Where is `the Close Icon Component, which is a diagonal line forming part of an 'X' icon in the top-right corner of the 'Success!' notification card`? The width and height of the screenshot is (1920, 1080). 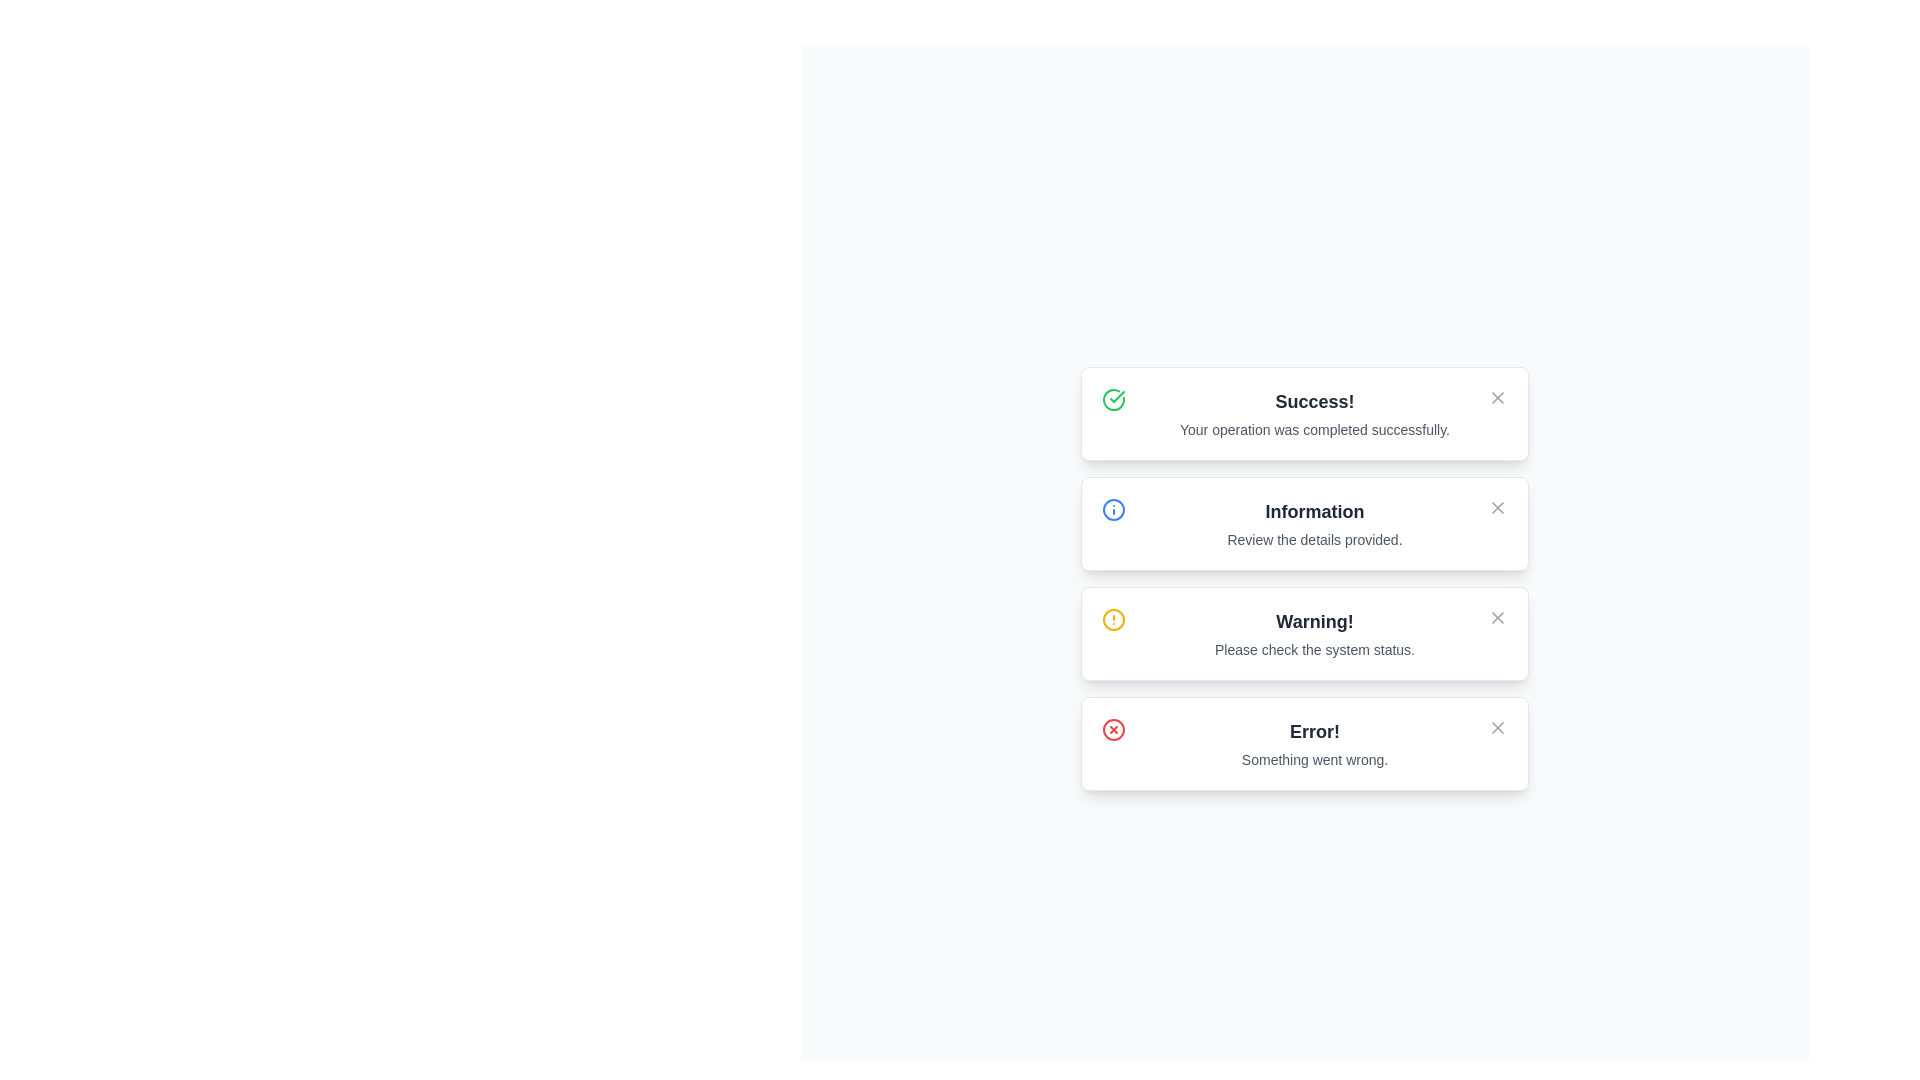
the Close Icon Component, which is a diagonal line forming part of an 'X' icon in the top-right corner of the 'Success!' notification card is located at coordinates (1497, 397).